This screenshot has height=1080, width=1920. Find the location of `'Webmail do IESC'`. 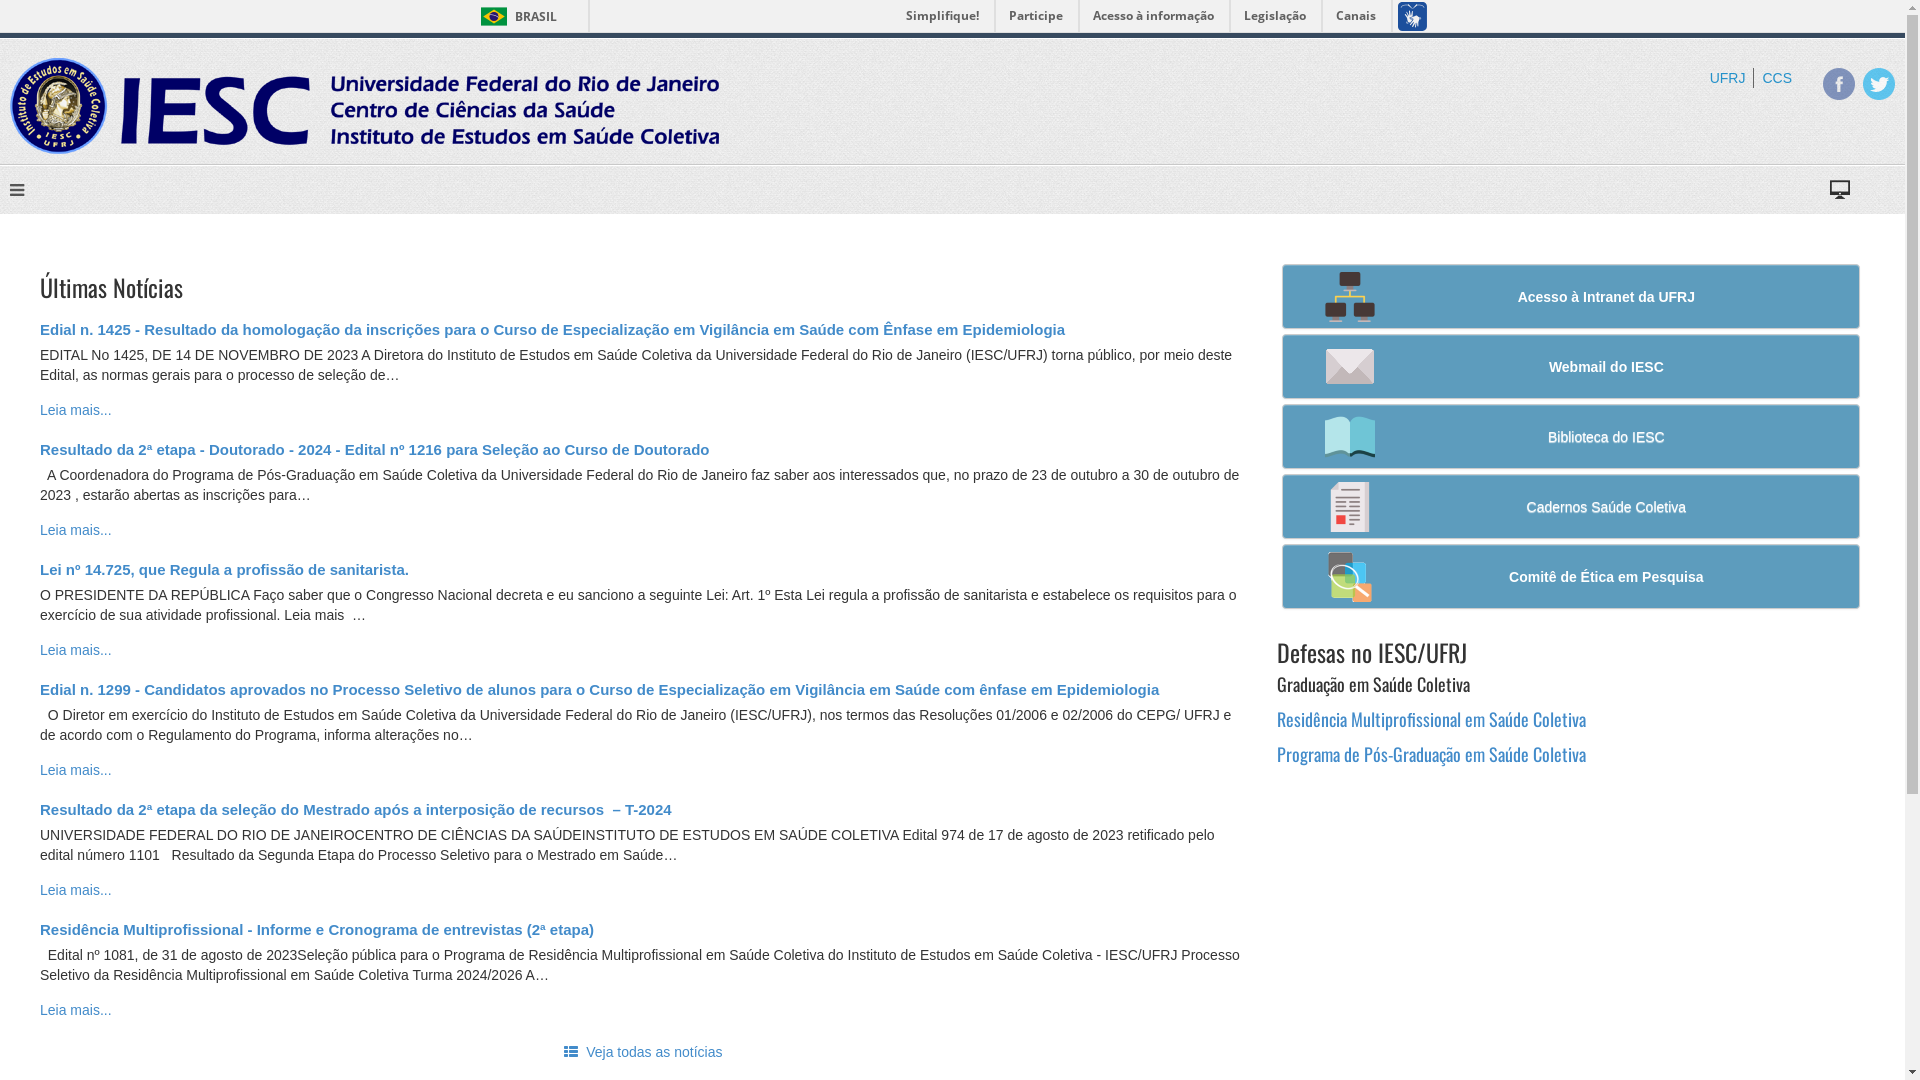

'Webmail do IESC' is located at coordinates (1569, 366).